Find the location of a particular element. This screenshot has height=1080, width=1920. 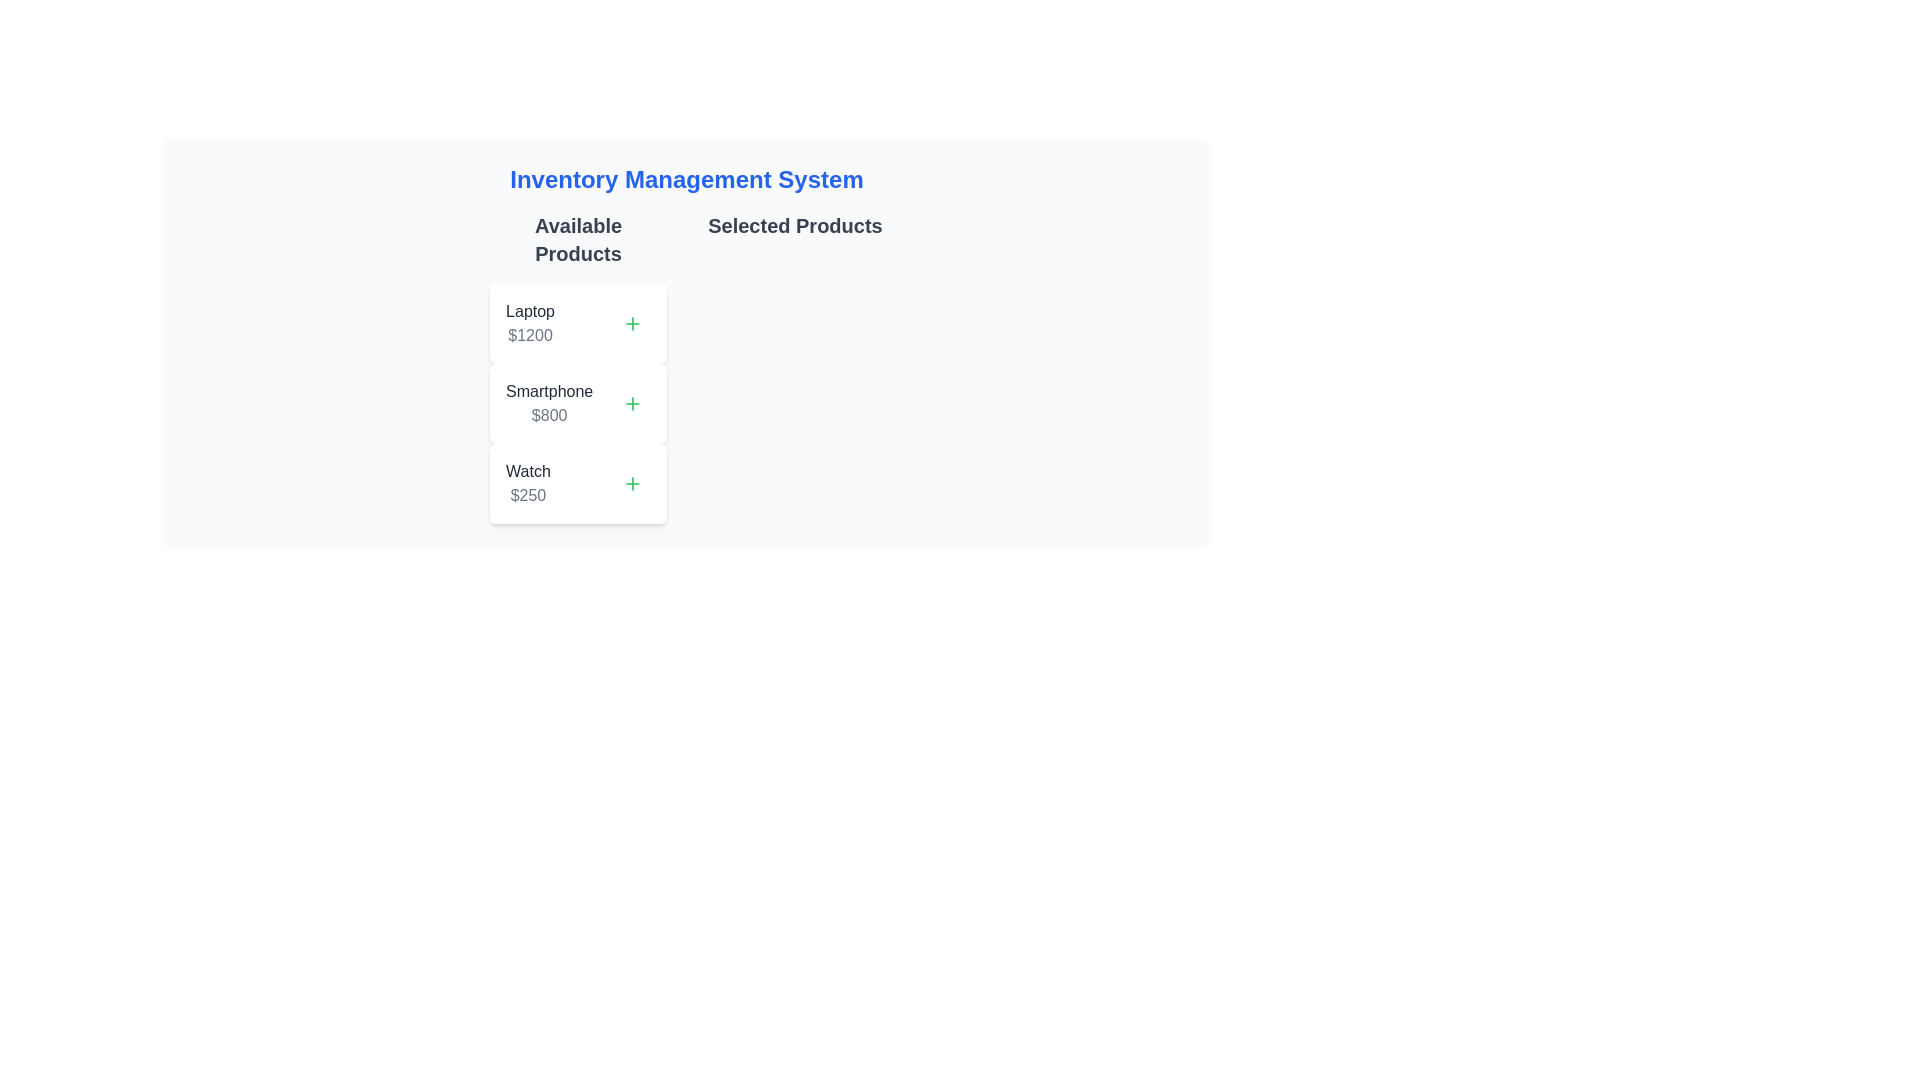

the green-colored plus sign button located at the top of the vertical list under 'Available Products' is located at coordinates (632, 323).